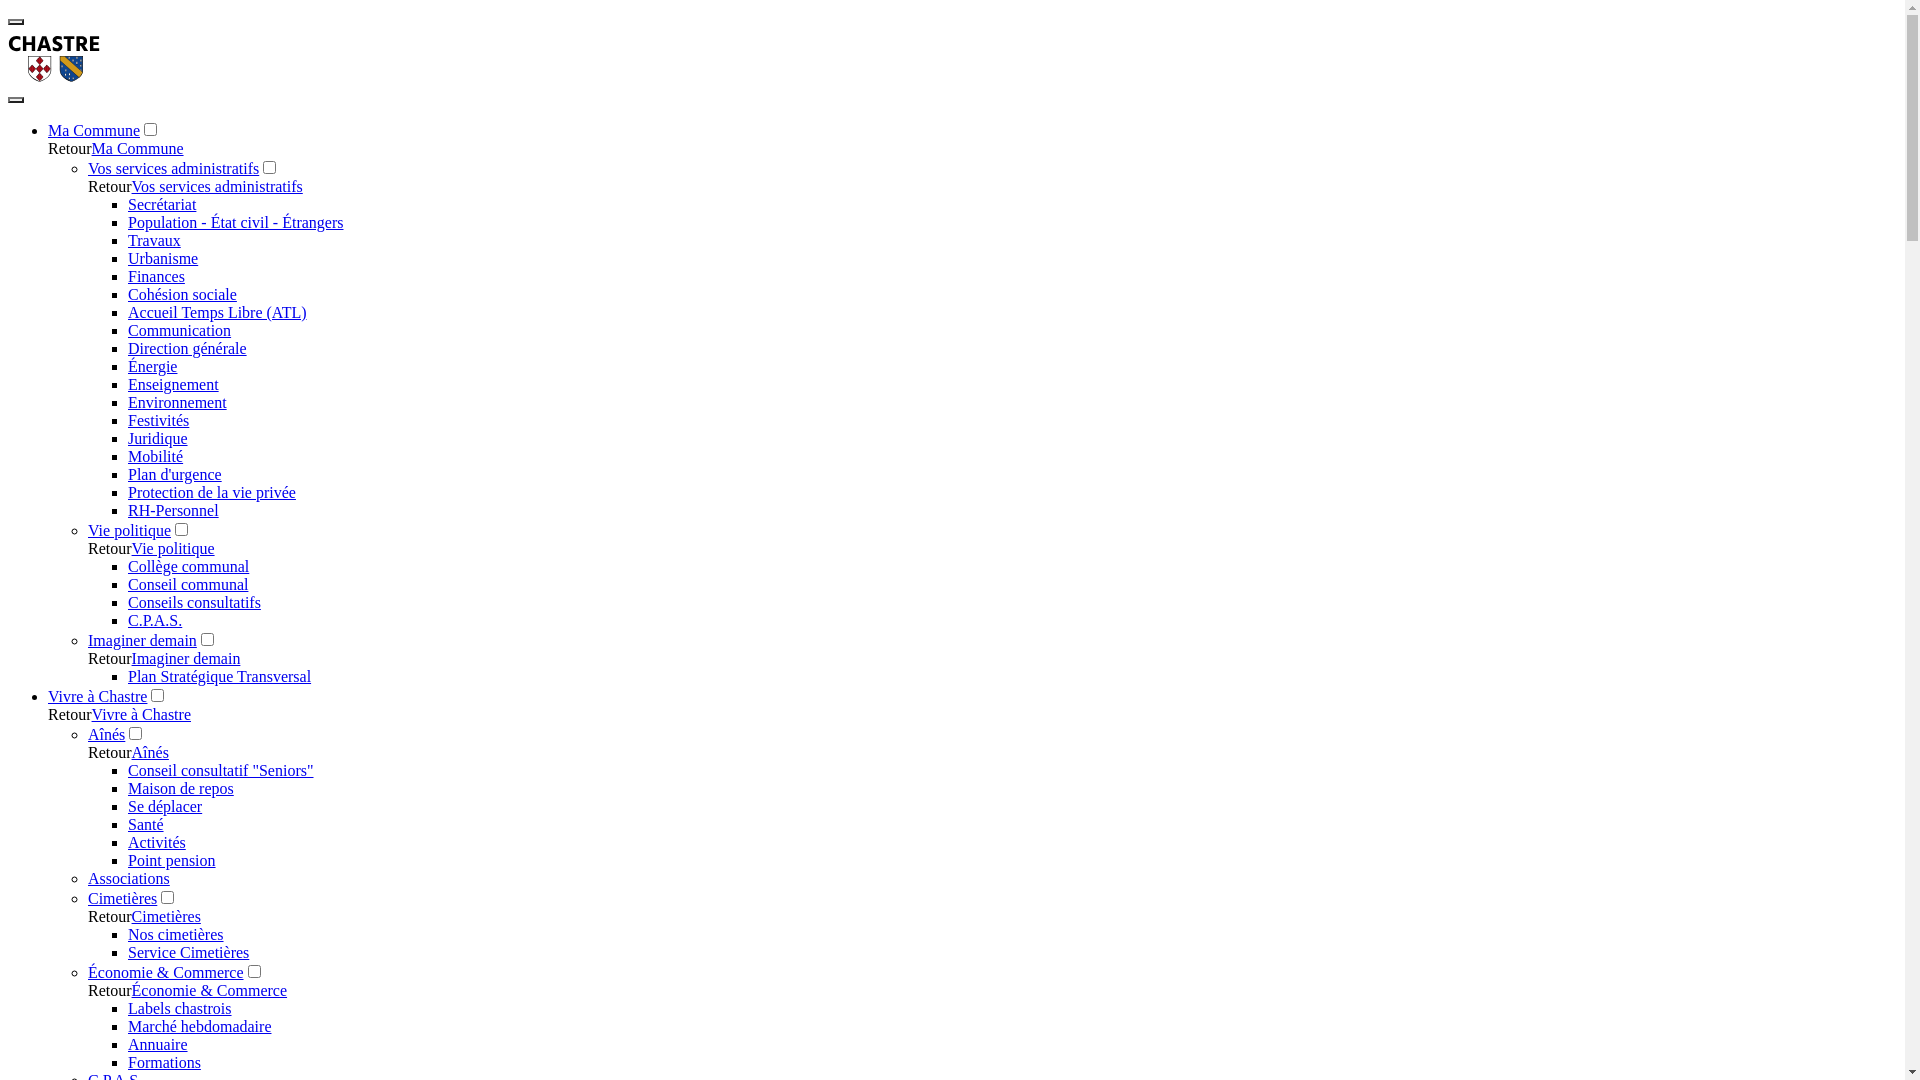  What do you see at coordinates (48, 147) in the screenshot?
I see `'Retour'` at bounding box center [48, 147].